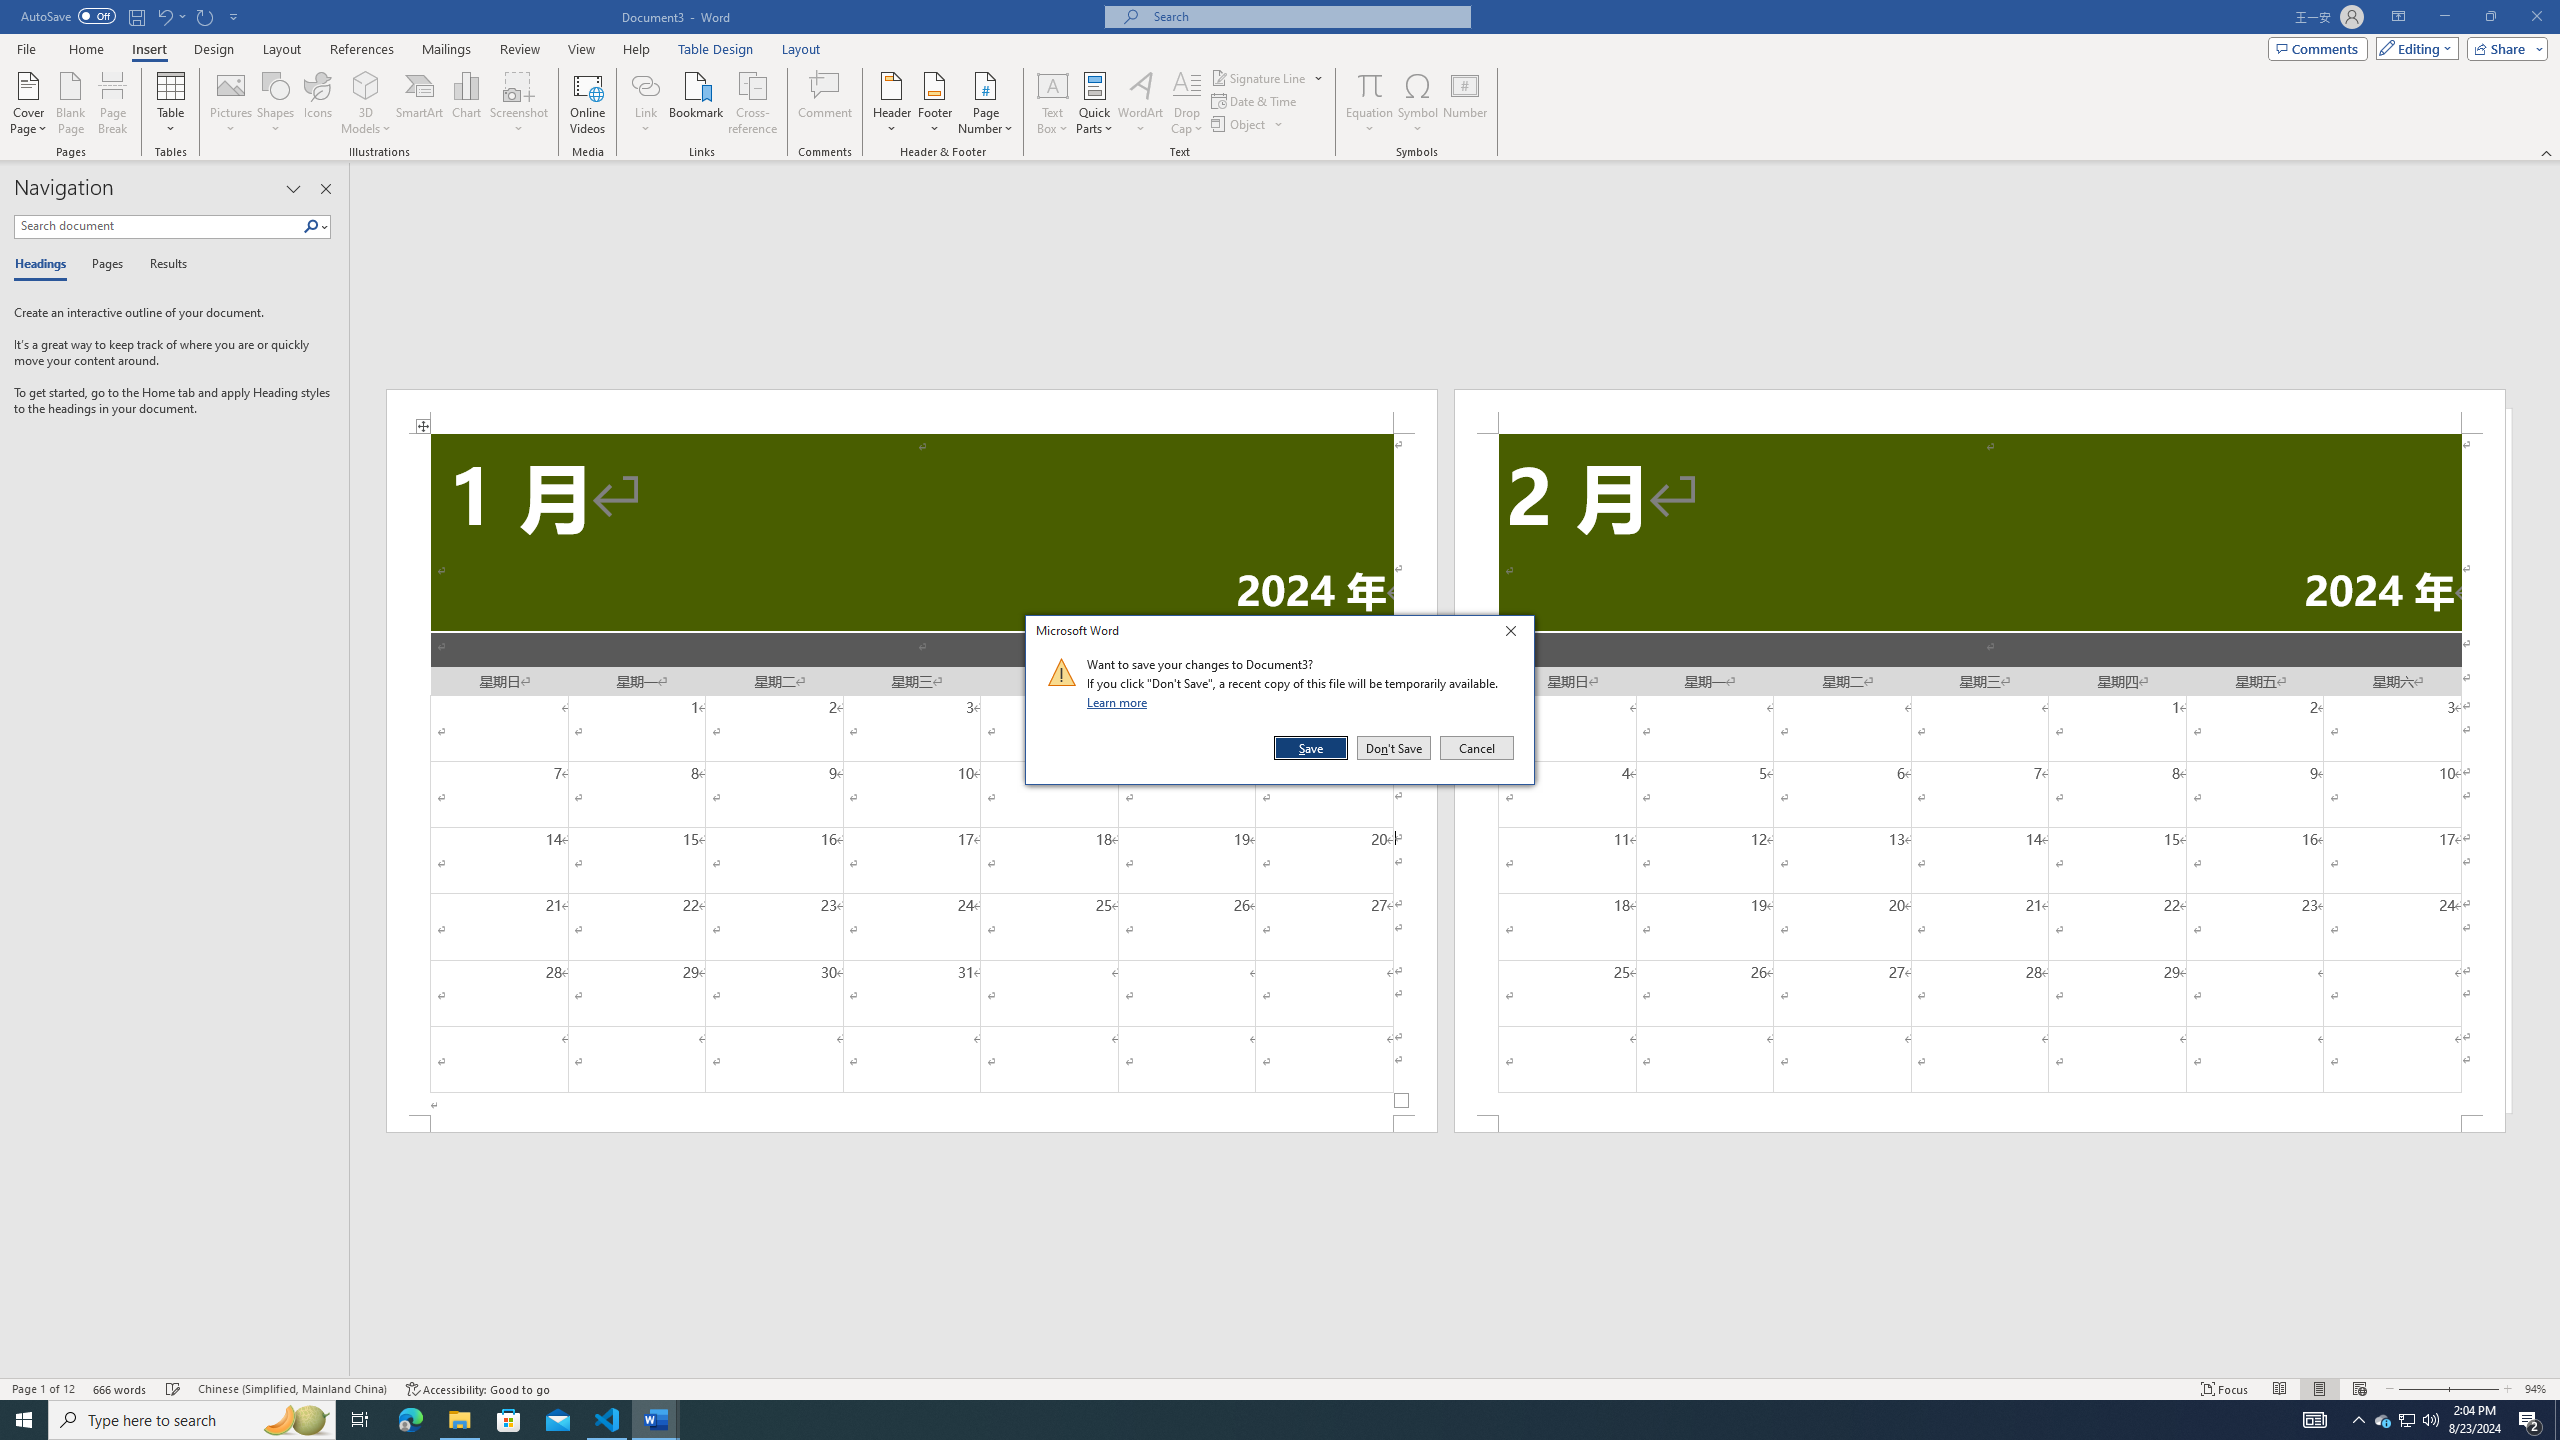 The width and height of the screenshot is (2560, 1440). I want to click on 'SmartArt...', so click(419, 103).